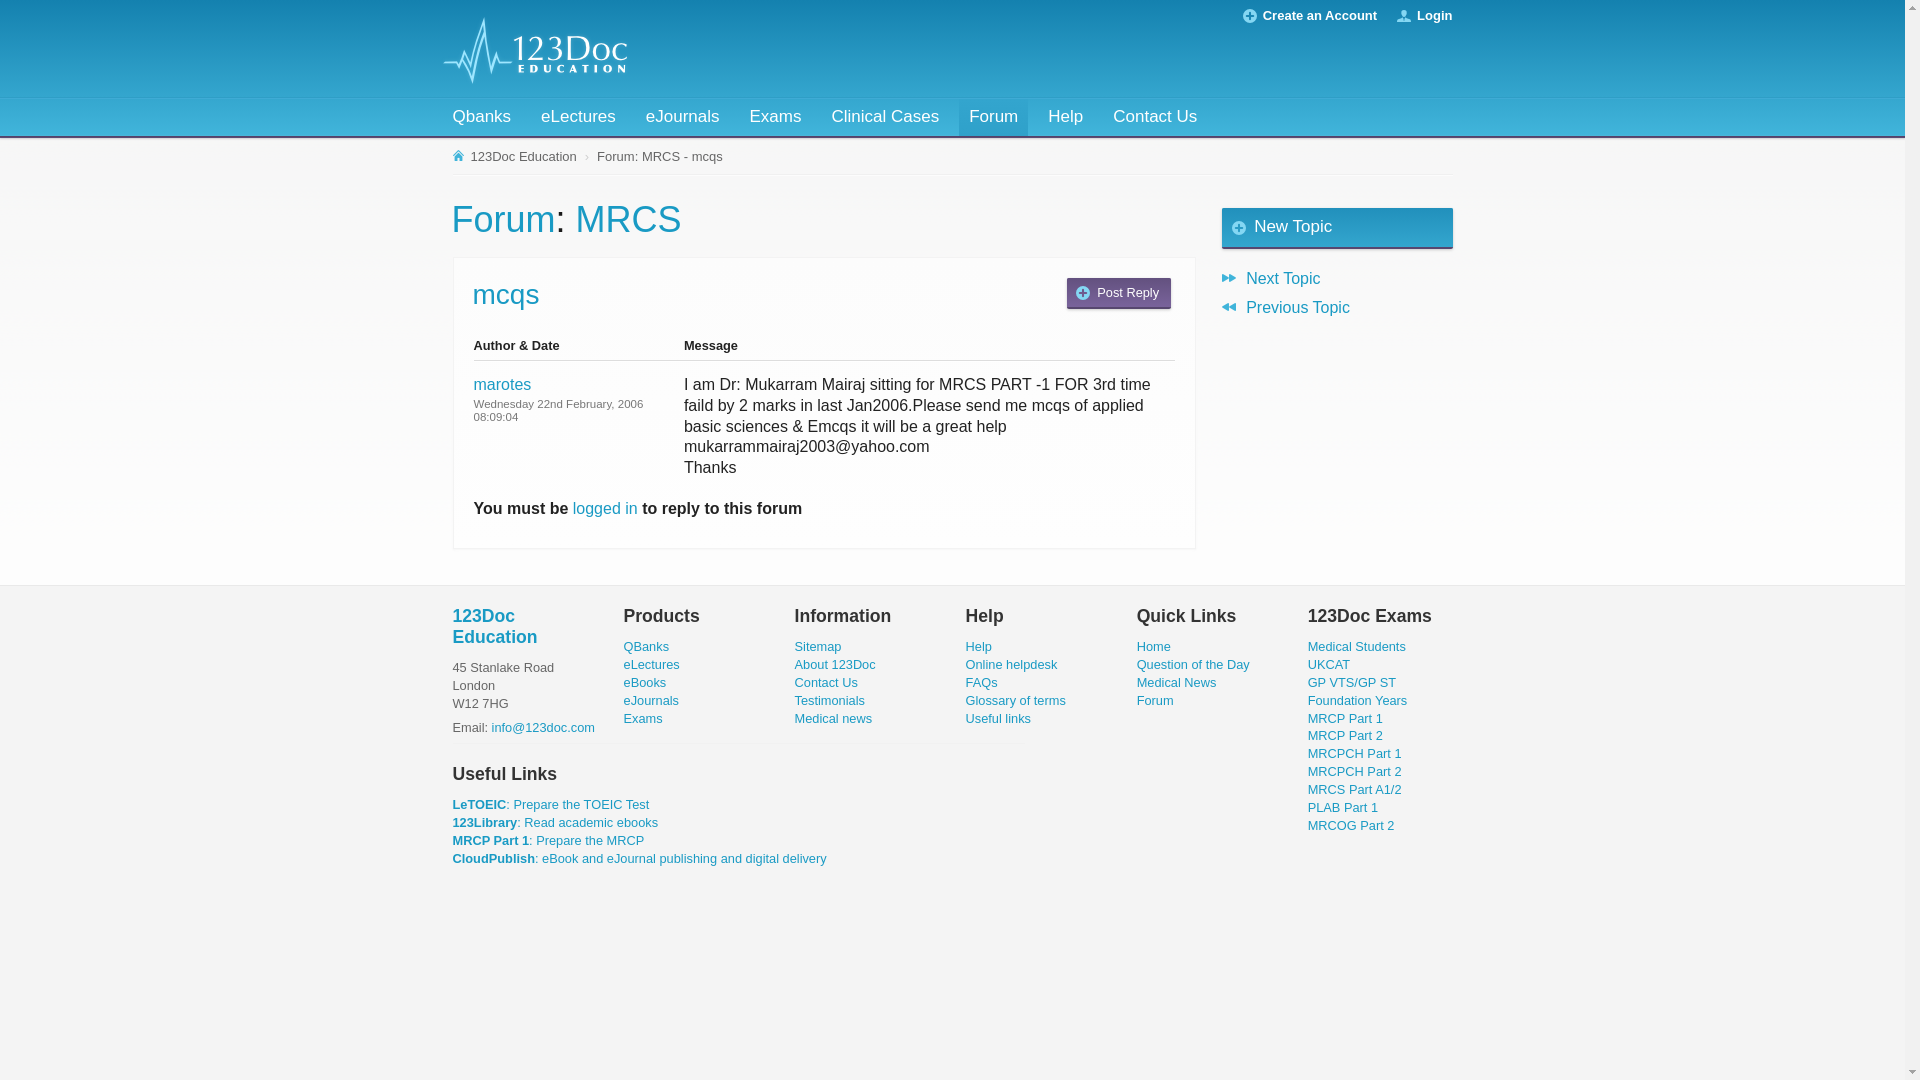  Describe the element at coordinates (979, 646) in the screenshot. I see `'Help'` at that location.